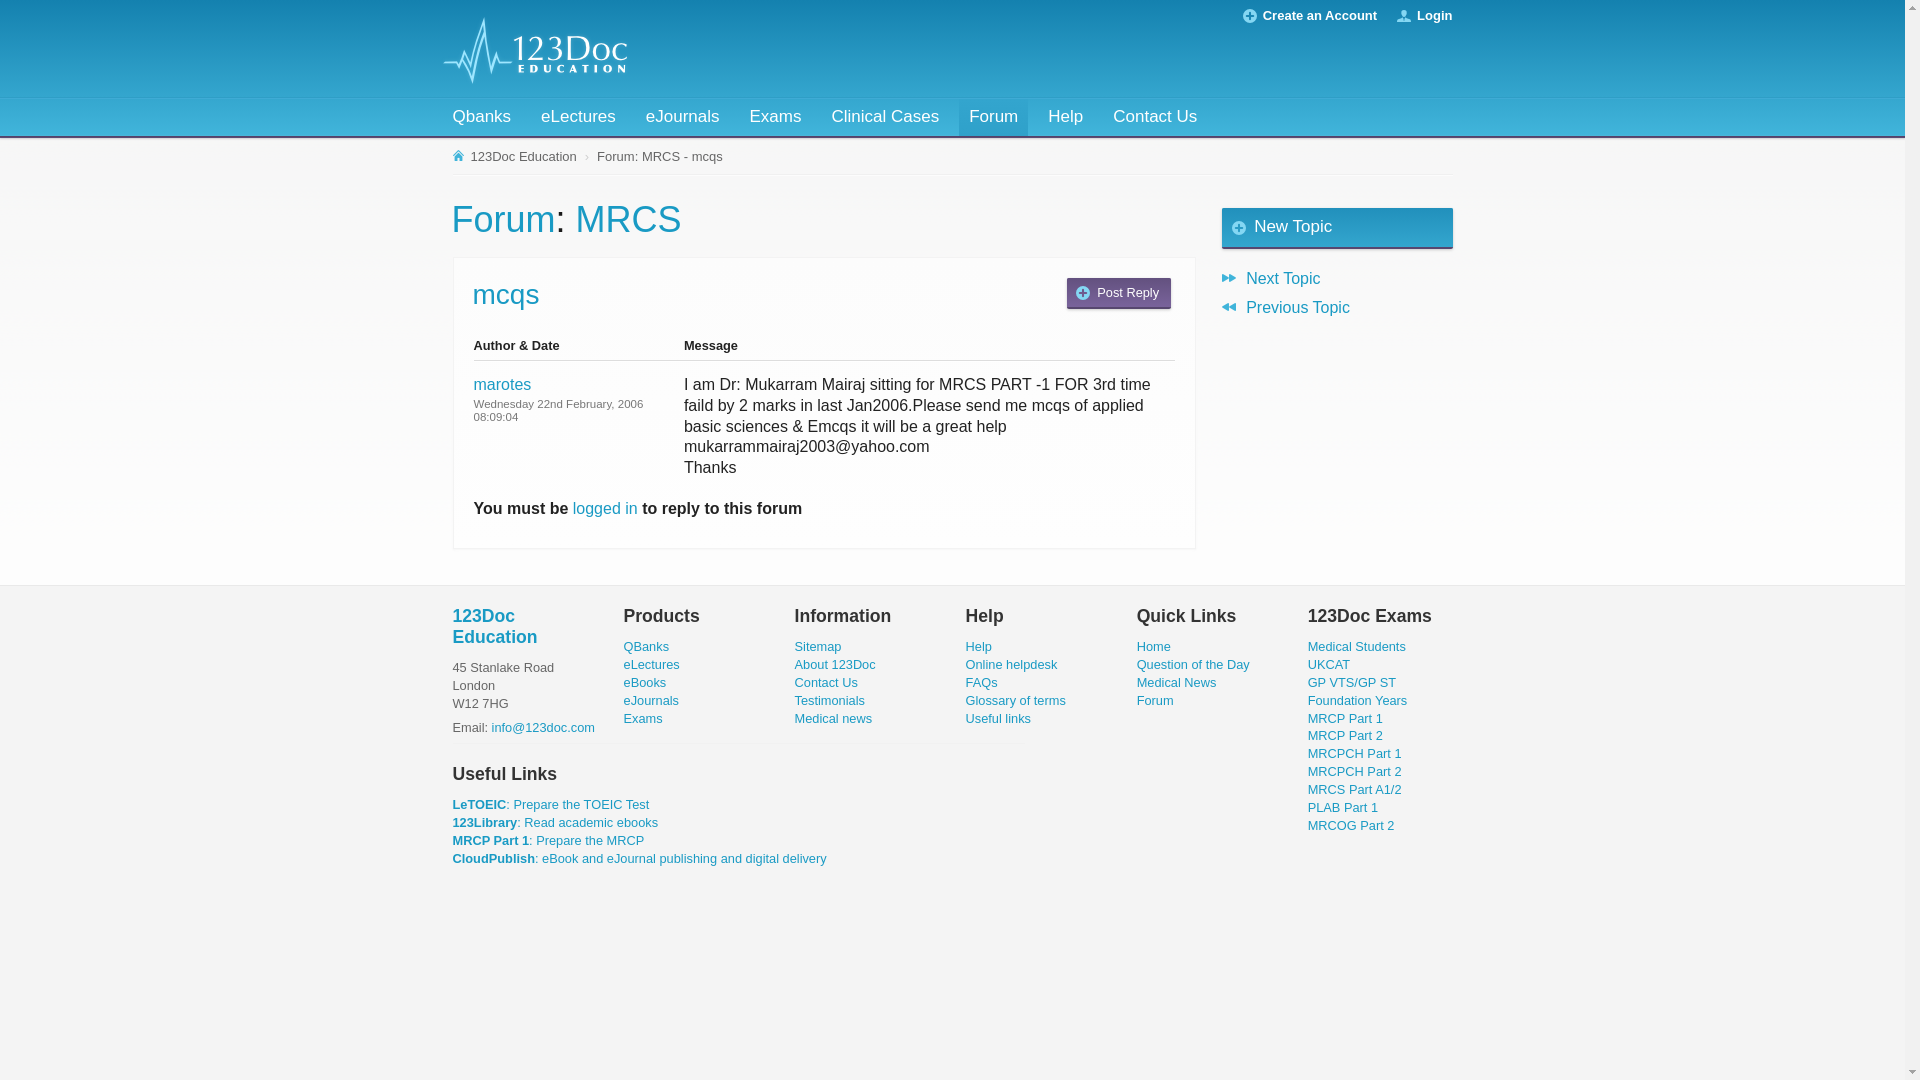  Describe the element at coordinates (979, 646) in the screenshot. I see `'Help'` at that location.